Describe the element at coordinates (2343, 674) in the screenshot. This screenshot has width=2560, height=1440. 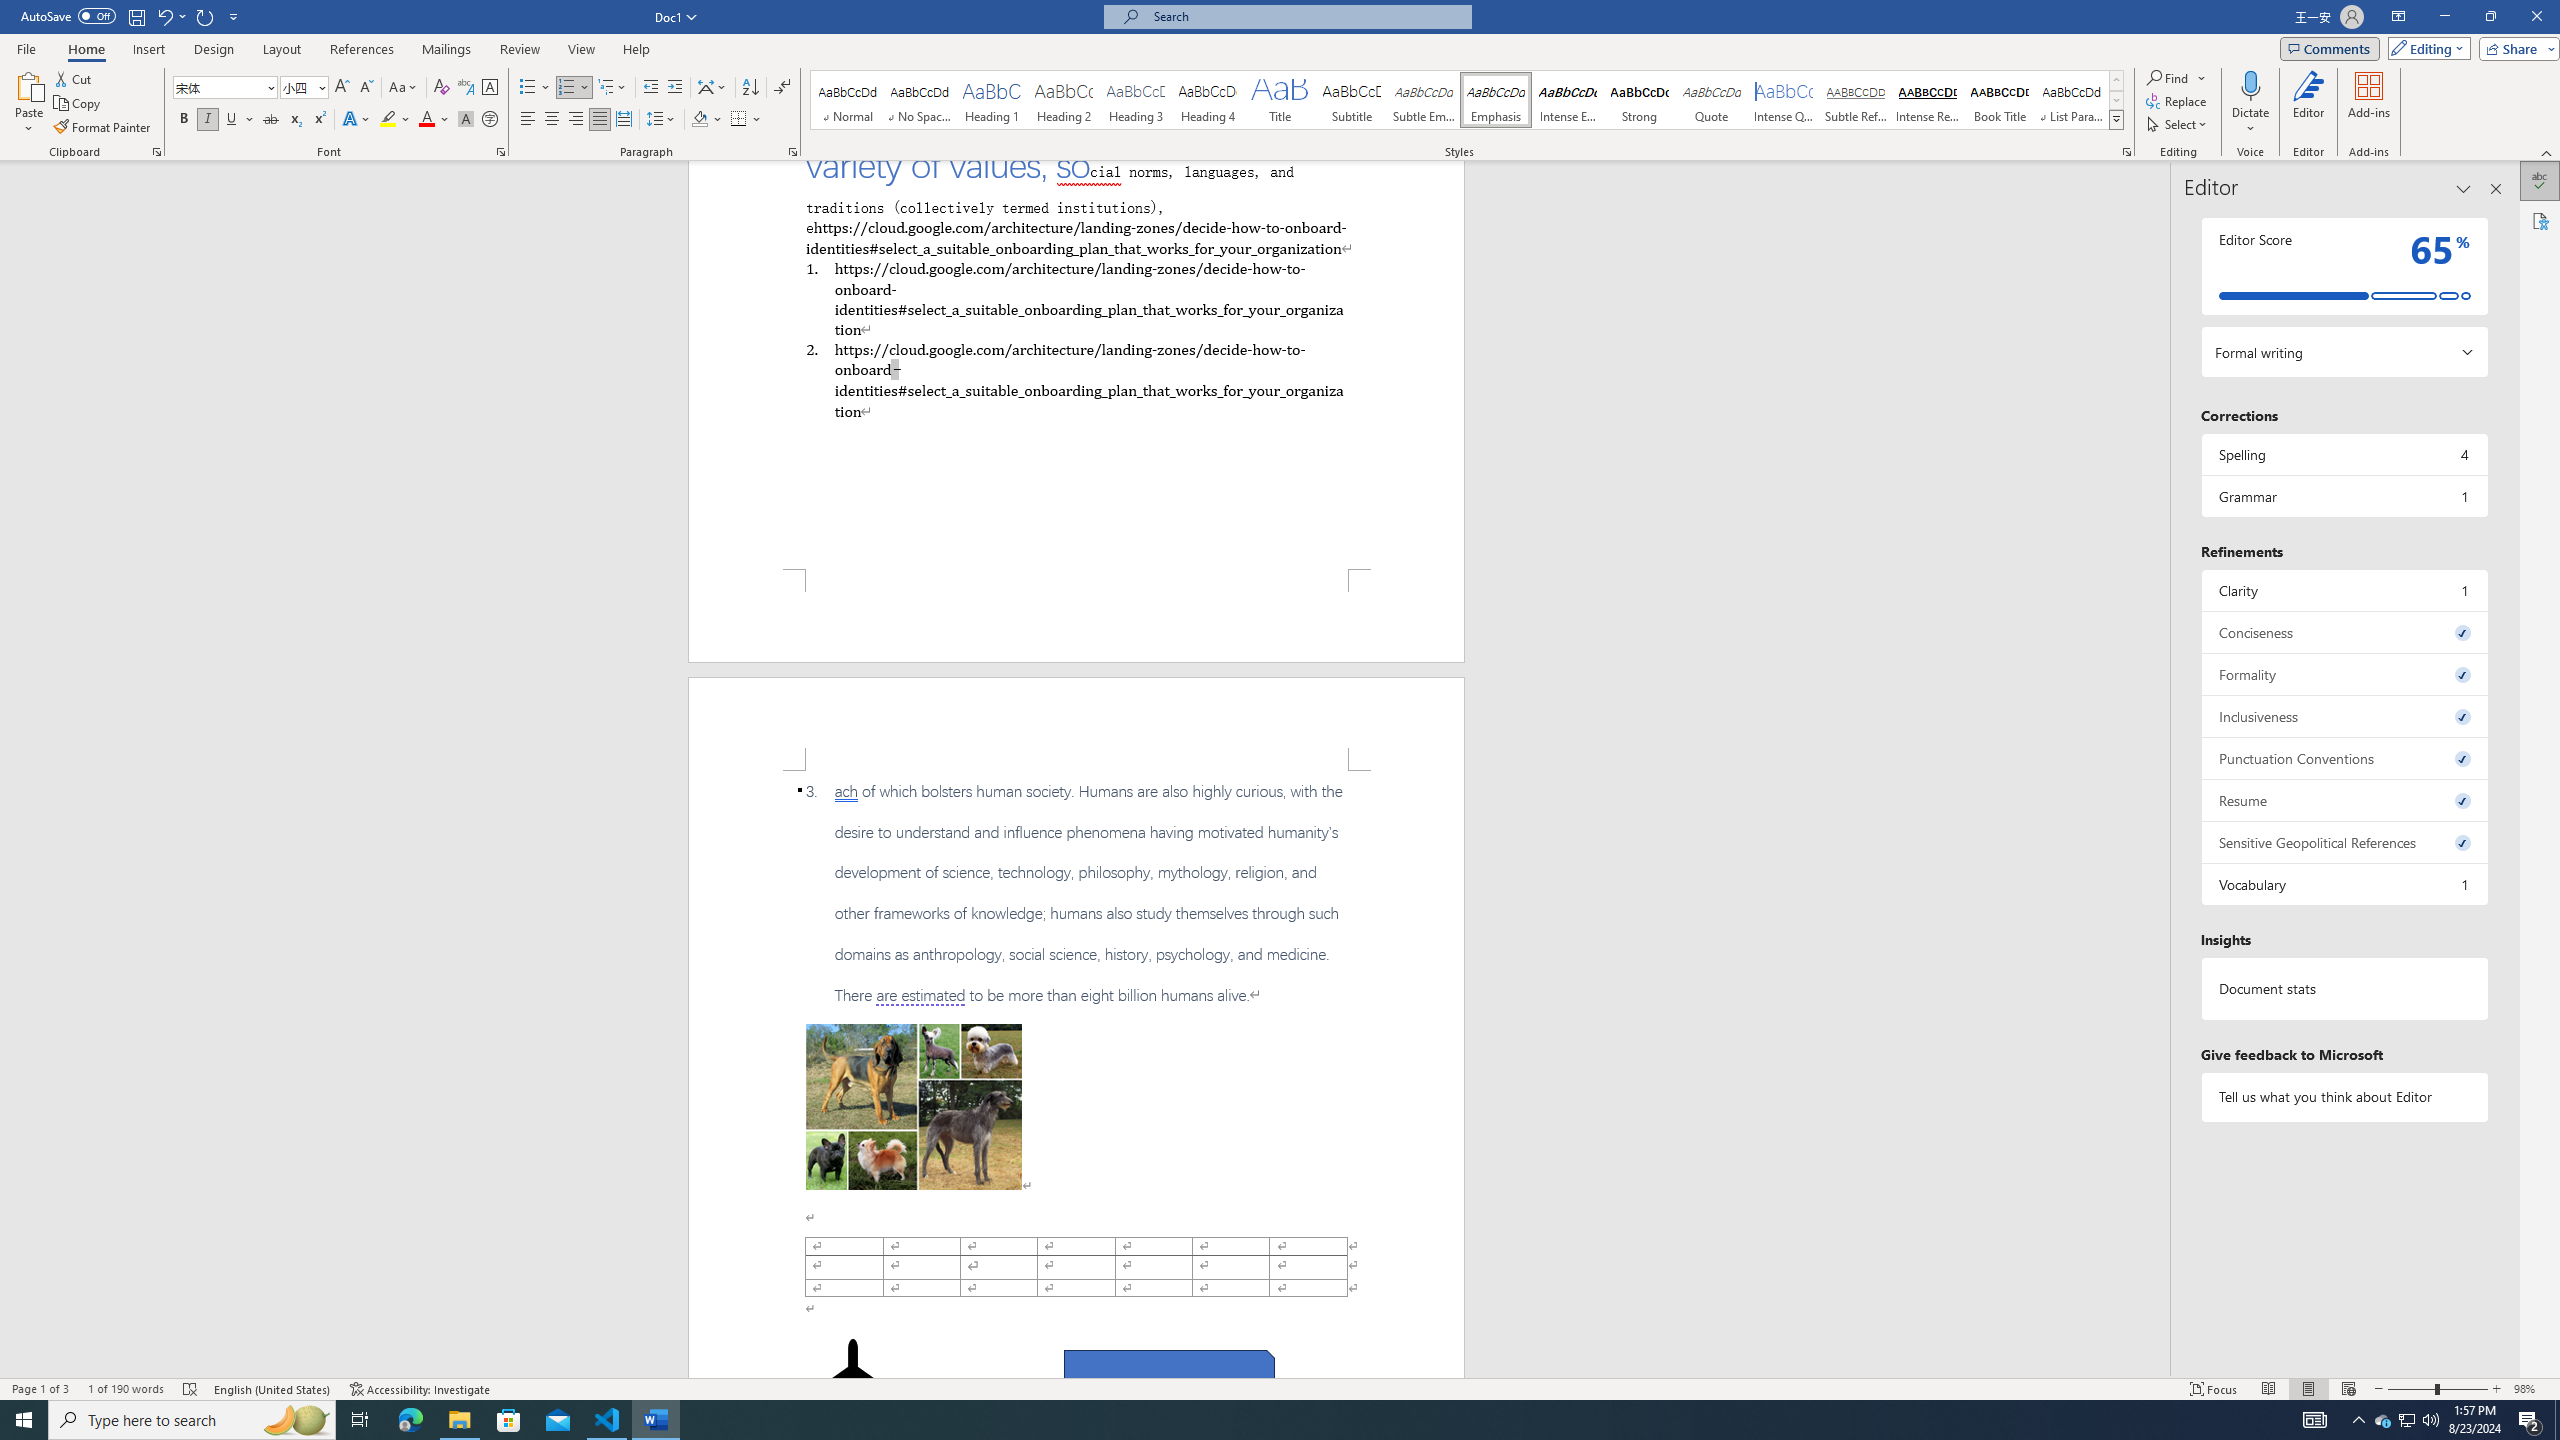
I see `'Formality, 0 issues. Press space or enter to review items.'` at that location.